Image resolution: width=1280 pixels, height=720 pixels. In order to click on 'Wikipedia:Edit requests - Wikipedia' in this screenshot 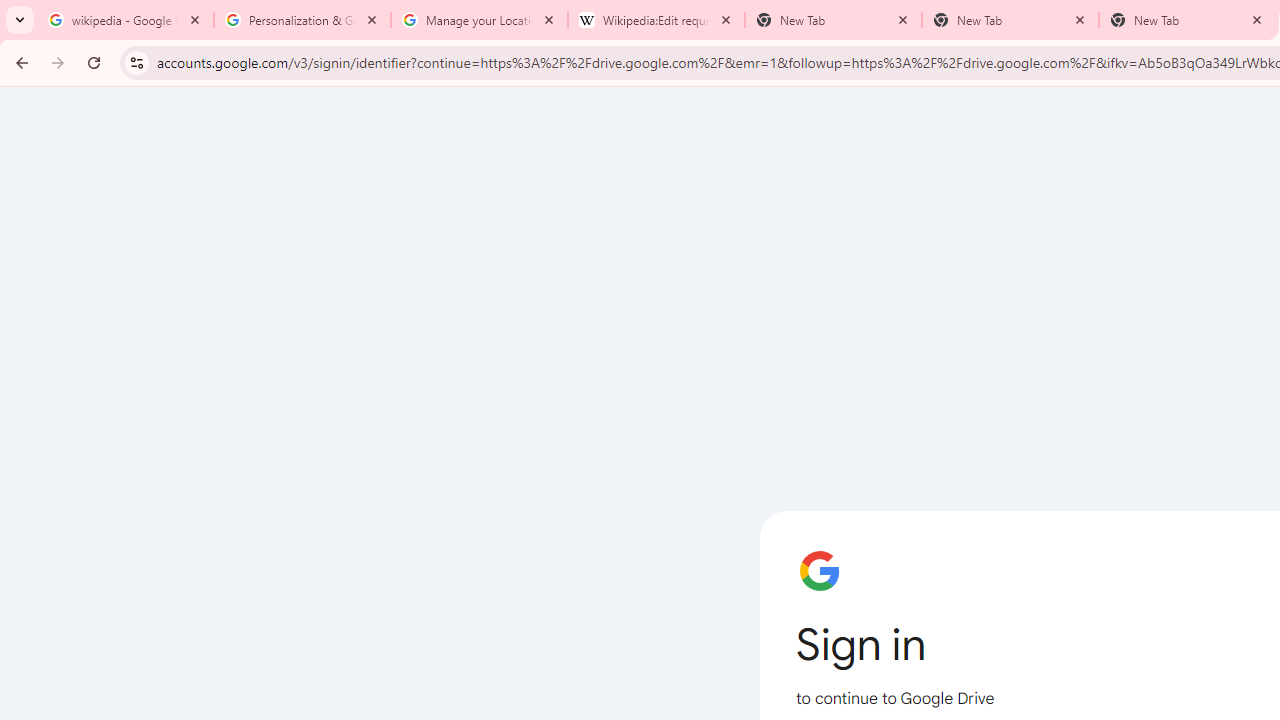, I will do `click(656, 20)`.